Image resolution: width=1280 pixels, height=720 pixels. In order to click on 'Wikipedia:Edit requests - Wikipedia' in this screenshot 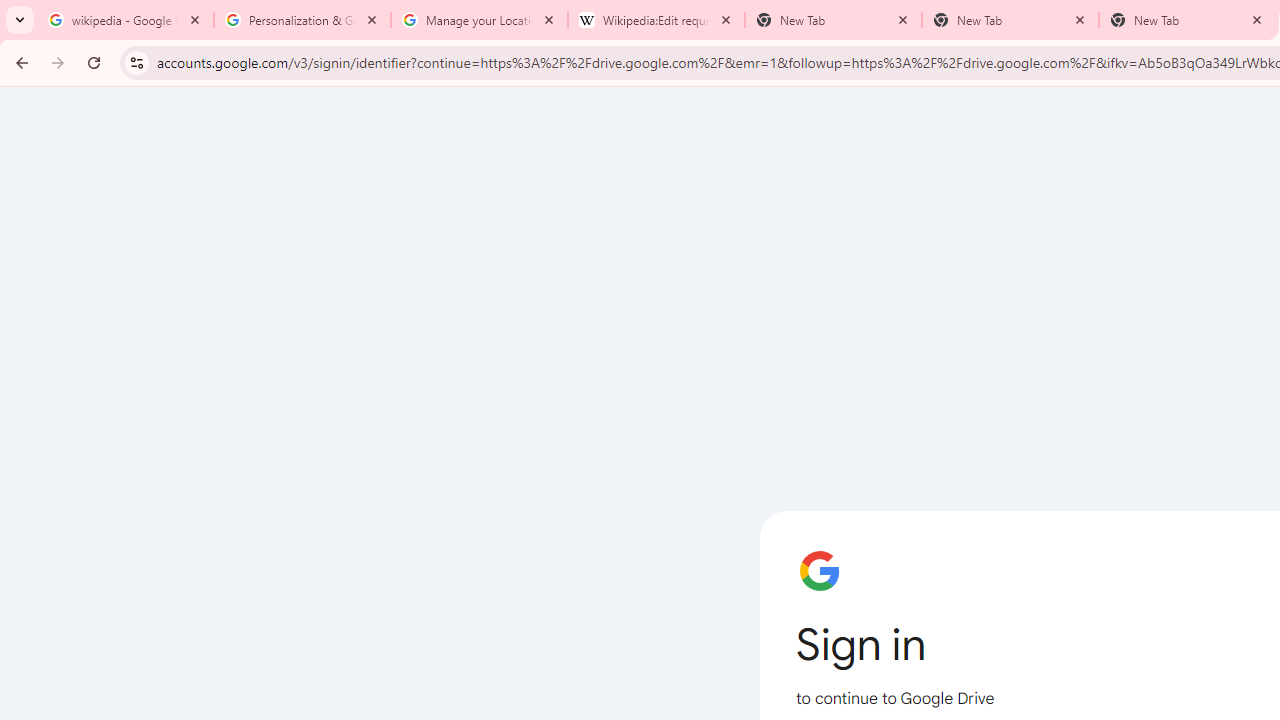, I will do `click(656, 20)`.